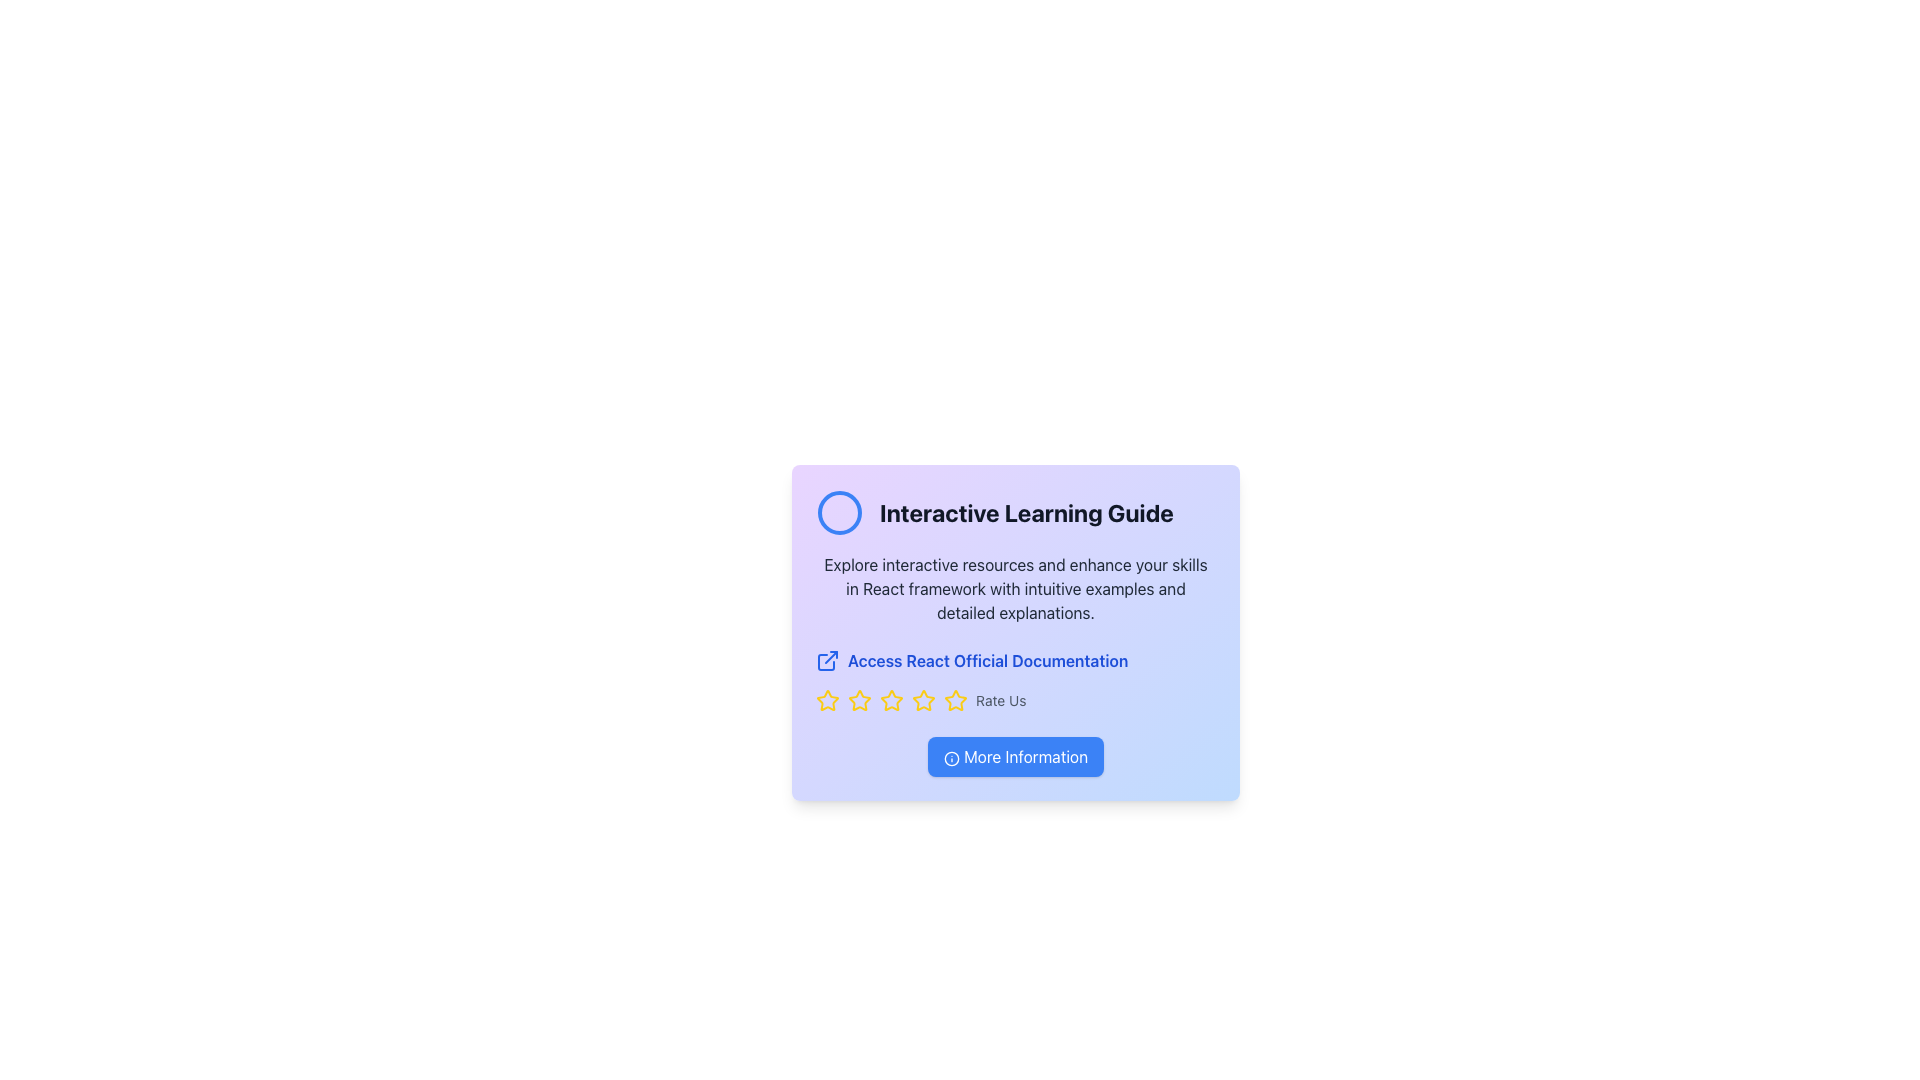  Describe the element at coordinates (1001, 700) in the screenshot. I see `the 'Rate Us' static text label, which is styled with a small gray font and positioned to the right of five yellow stars` at that location.